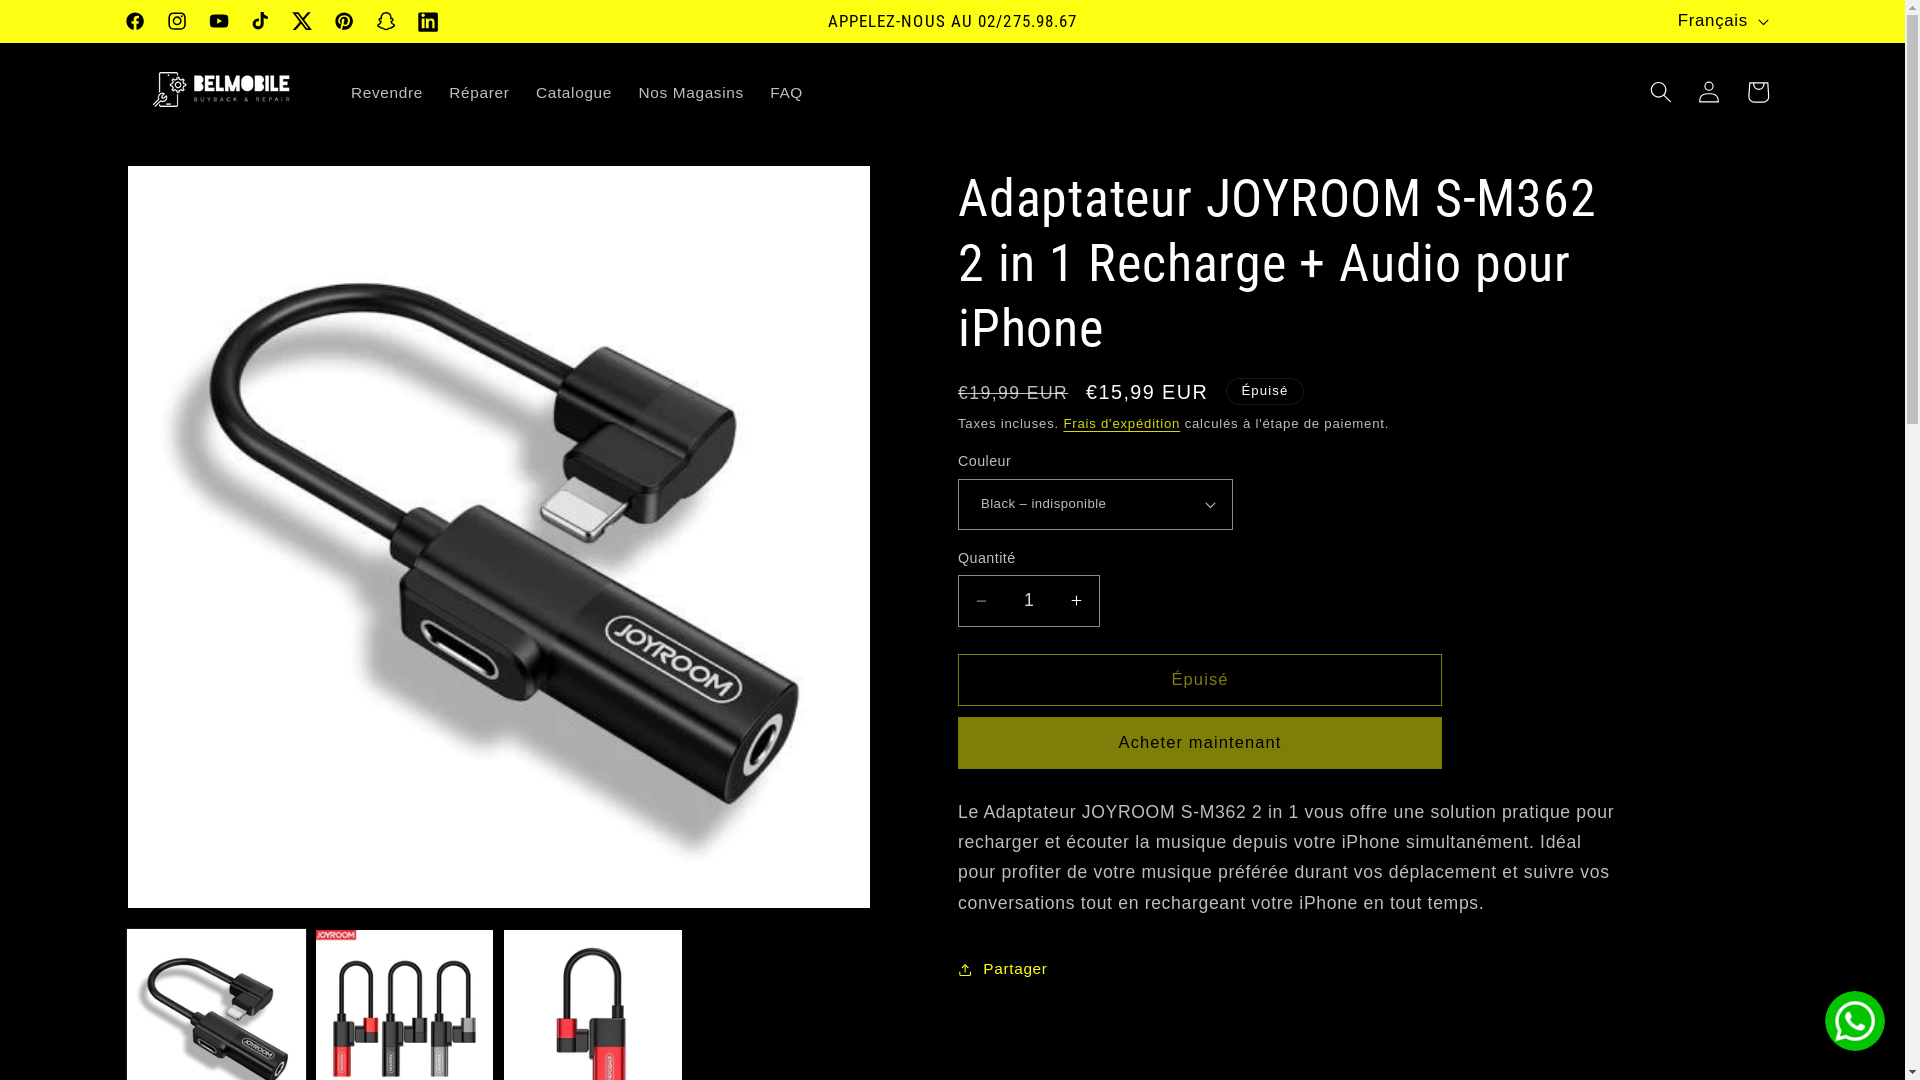 The image size is (1920, 1080). I want to click on 'Passer aux informations produits', so click(192, 191).